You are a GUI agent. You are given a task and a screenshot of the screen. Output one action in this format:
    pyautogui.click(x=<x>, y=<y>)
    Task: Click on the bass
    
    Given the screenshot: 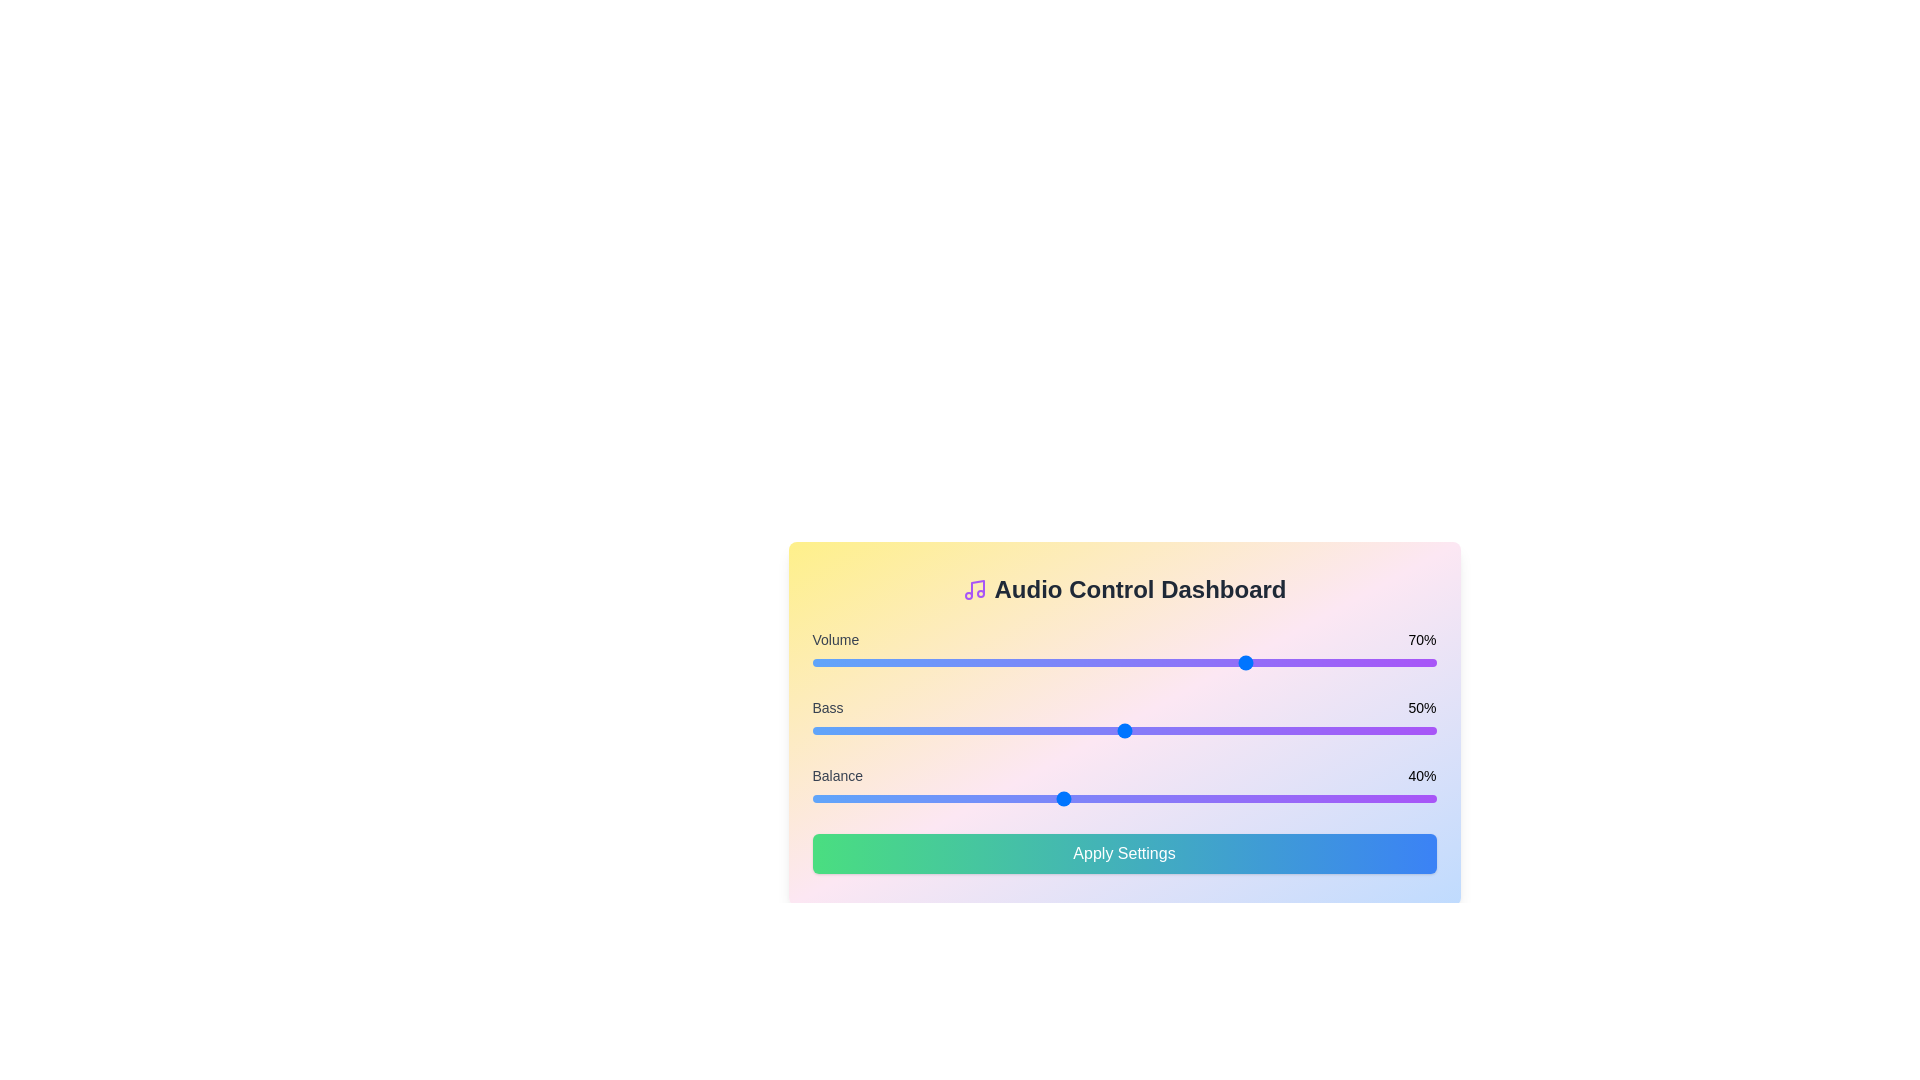 What is the action you would take?
    pyautogui.click(x=831, y=731)
    